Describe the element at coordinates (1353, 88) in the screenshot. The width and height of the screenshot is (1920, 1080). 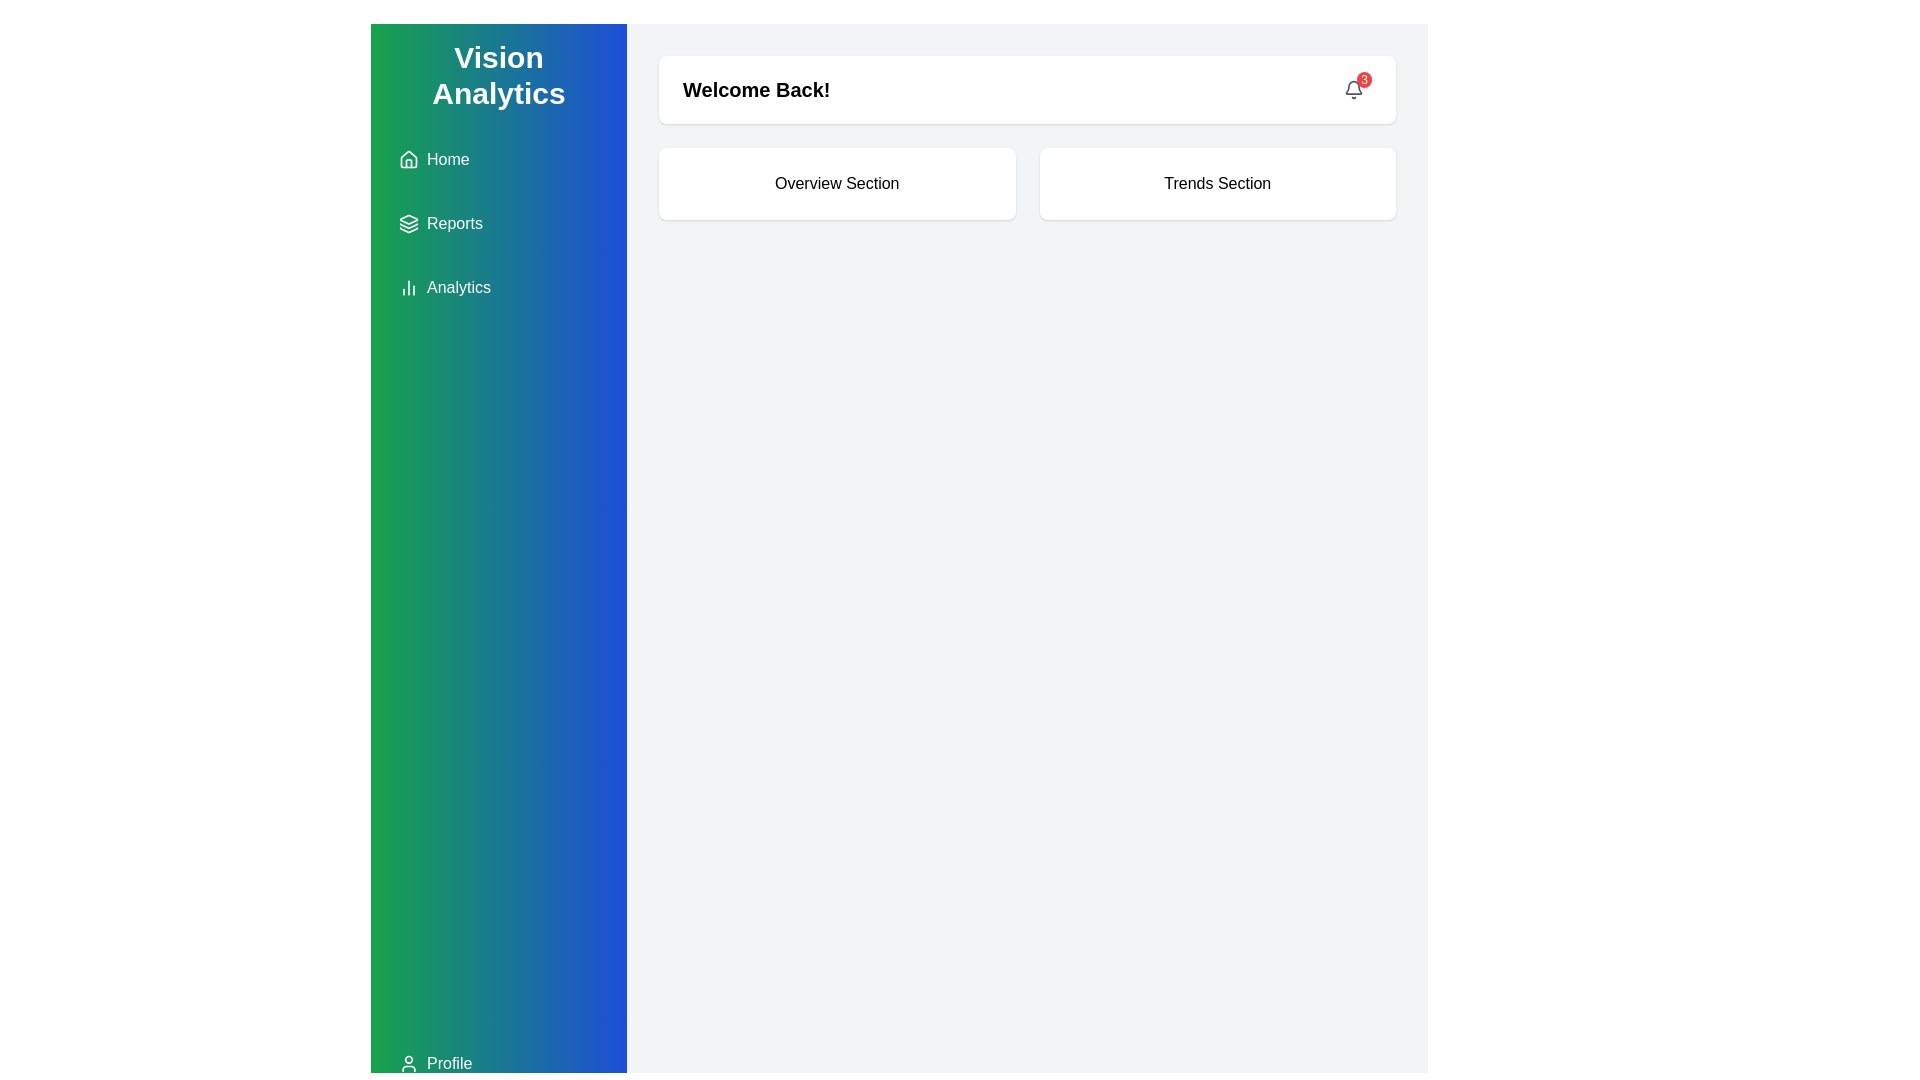
I see `the bell icon located in the top-right section of the page` at that location.